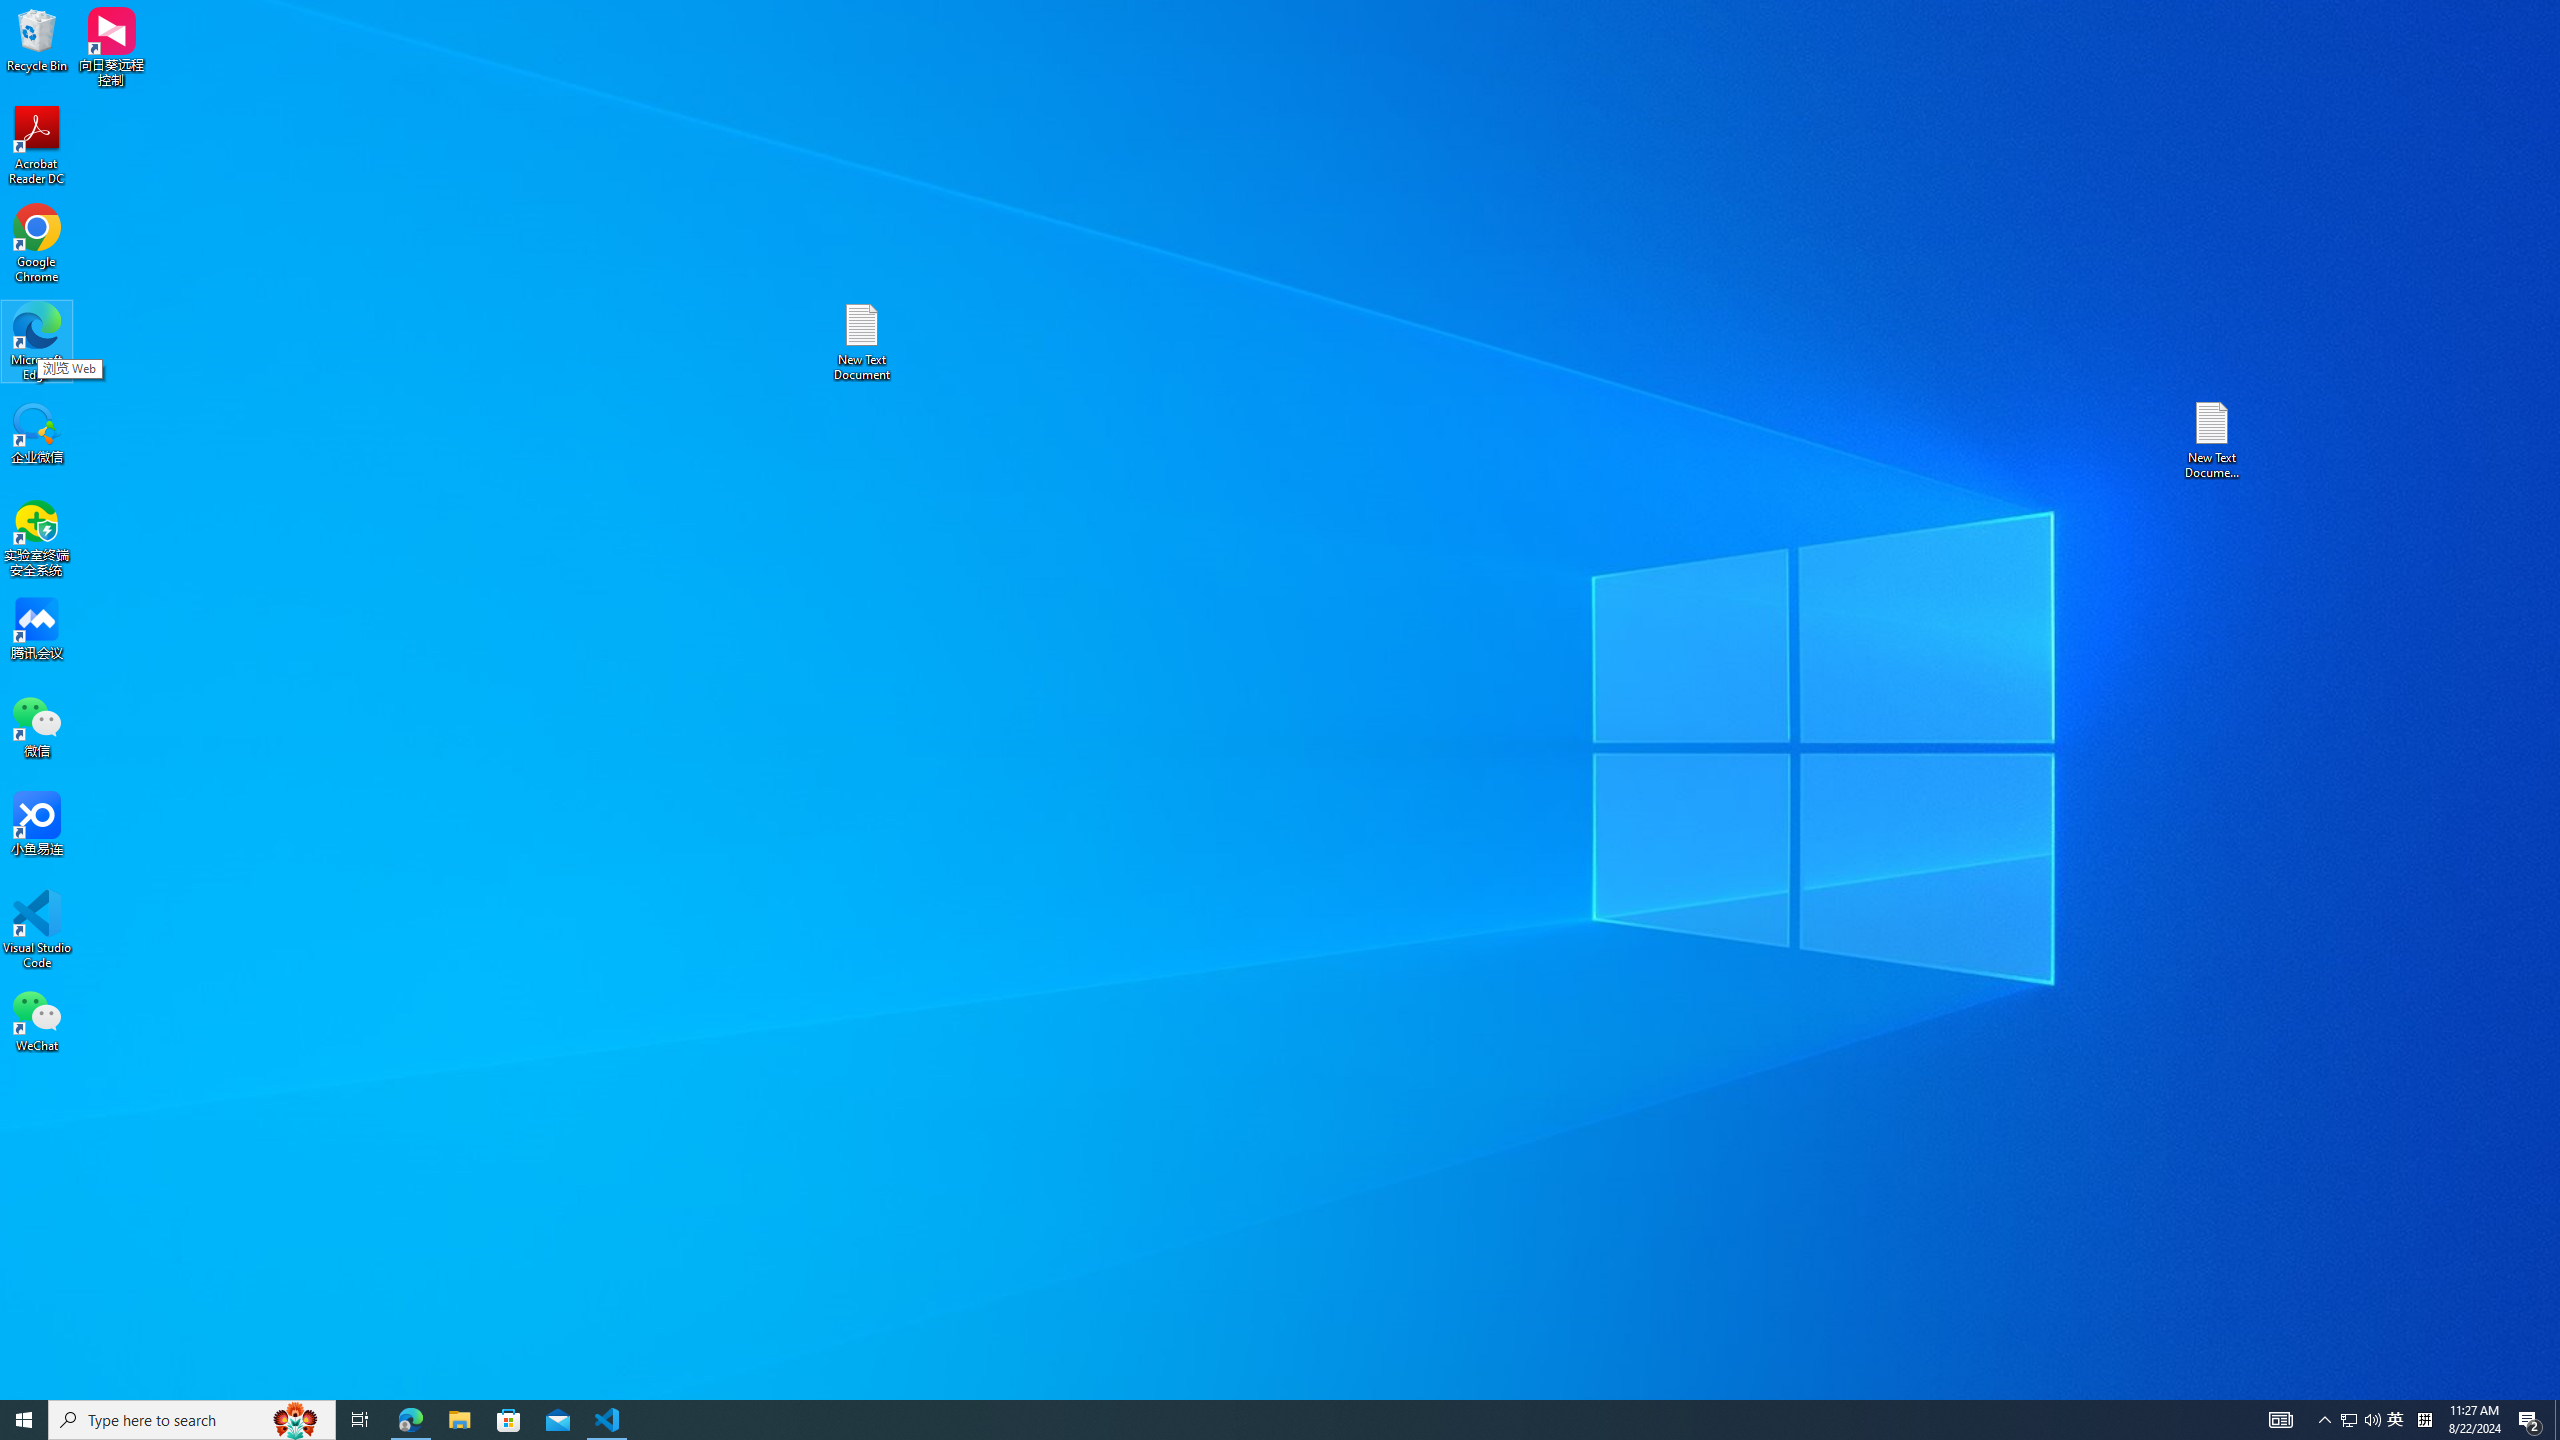 This screenshot has height=1440, width=2560. Describe the element at coordinates (191, 1418) in the screenshot. I see `'Type here to search'` at that location.